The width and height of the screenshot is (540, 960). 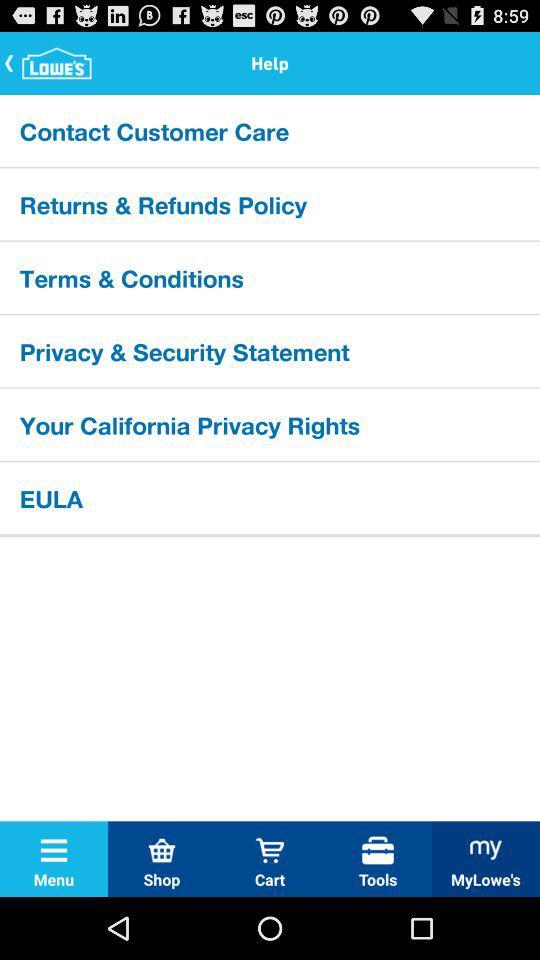 What do you see at coordinates (270, 204) in the screenshot?
I see `the returns & refunds policy icon` at bounding box center [270, 204].